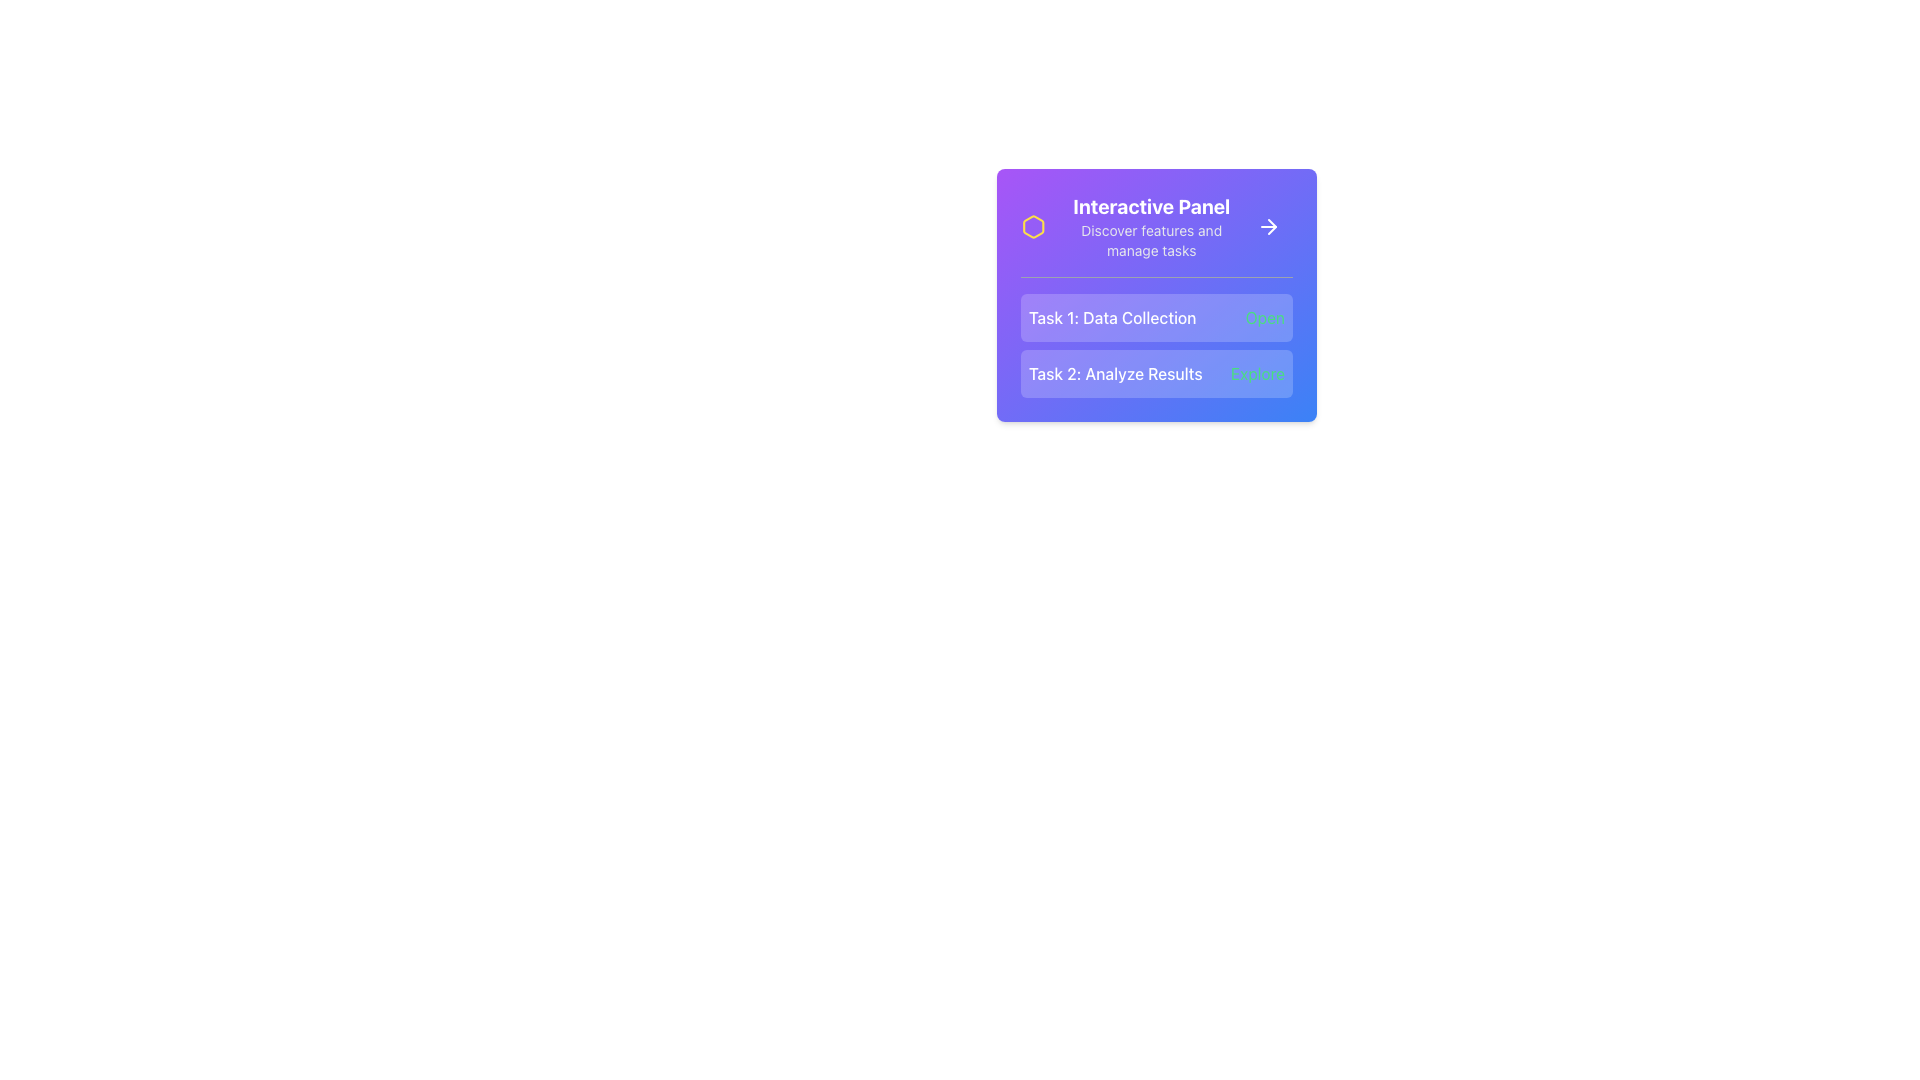 The width and height of the screenshot is (1920, 1080). What do you see at coordinates (1111, 316) in the screenshot?
I see `the text label that reads 'Task 1: Data Collection', which is the first label in a vertical list under the 'Interactive Panel' heading` at bounding box center [1111, 316].